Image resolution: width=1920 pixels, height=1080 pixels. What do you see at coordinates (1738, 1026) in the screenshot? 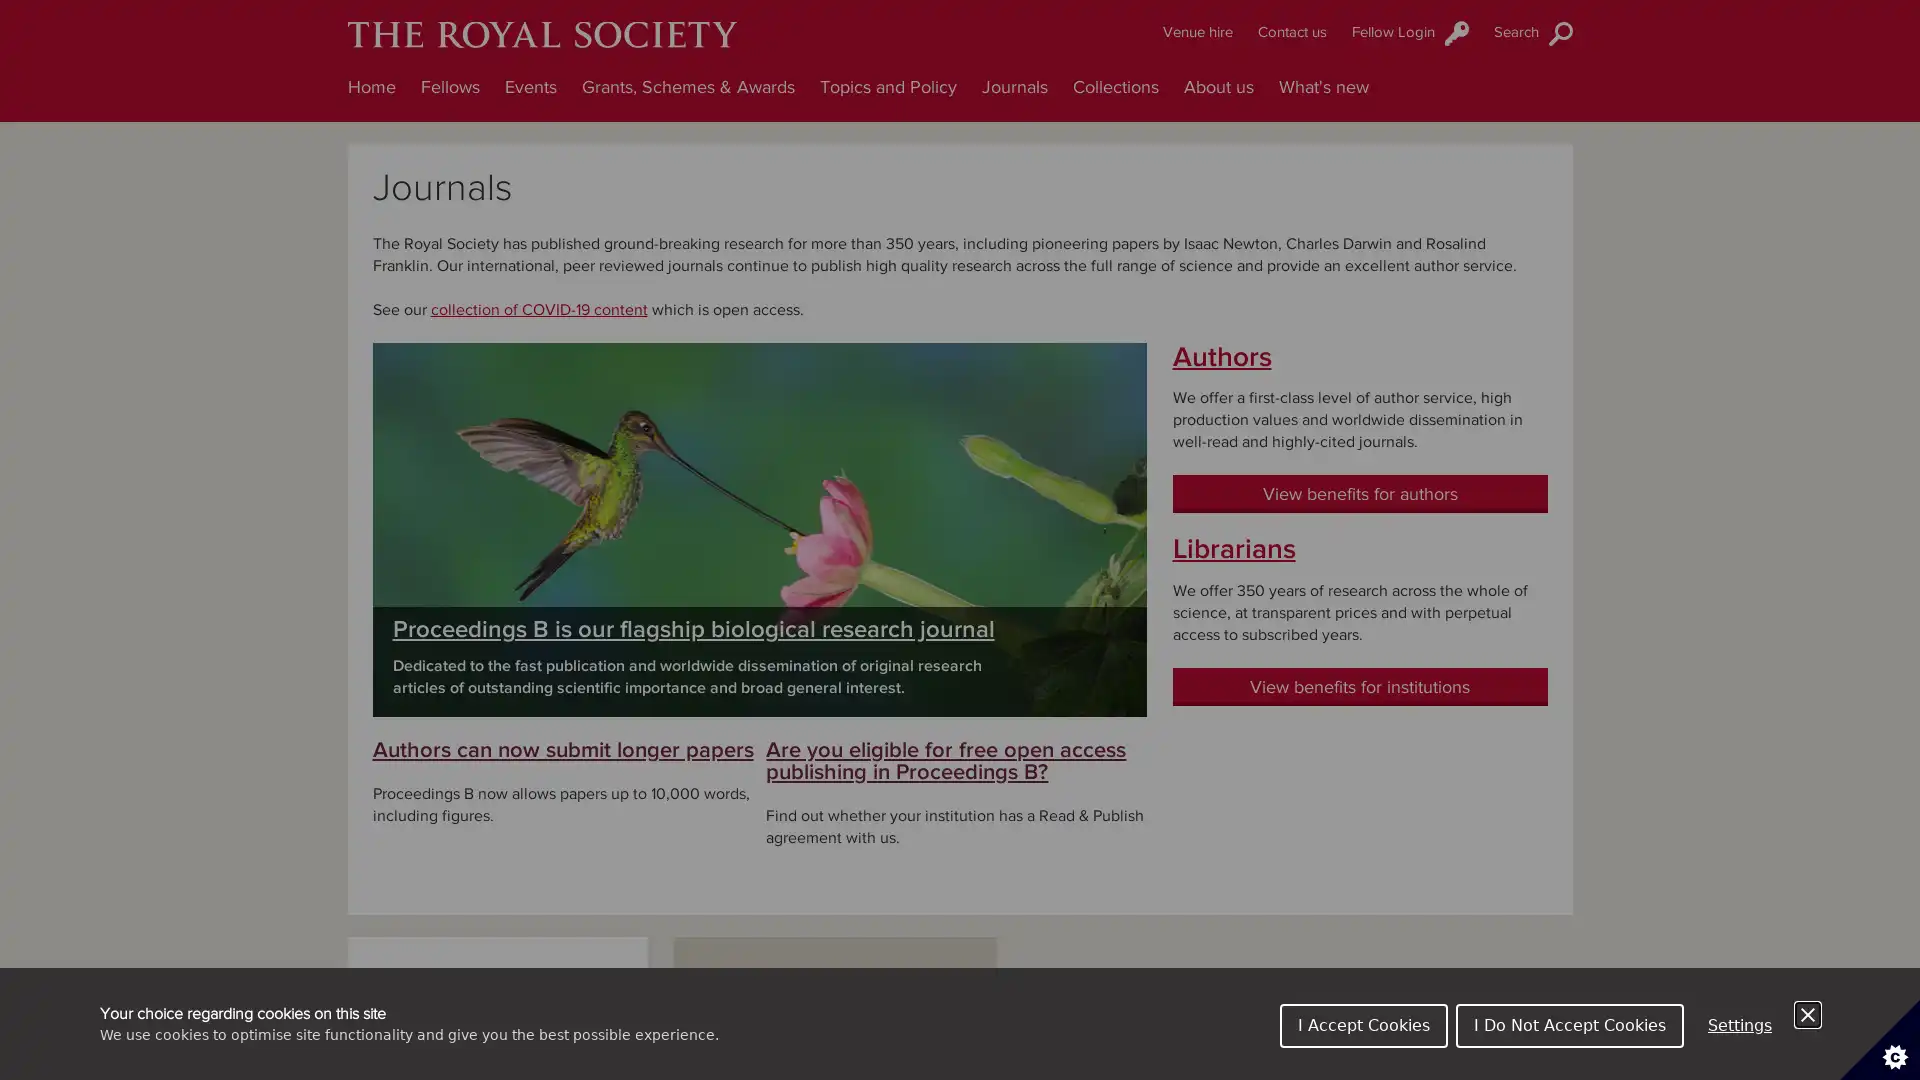
I see `Settings` at bounding box center [1738, 1026].